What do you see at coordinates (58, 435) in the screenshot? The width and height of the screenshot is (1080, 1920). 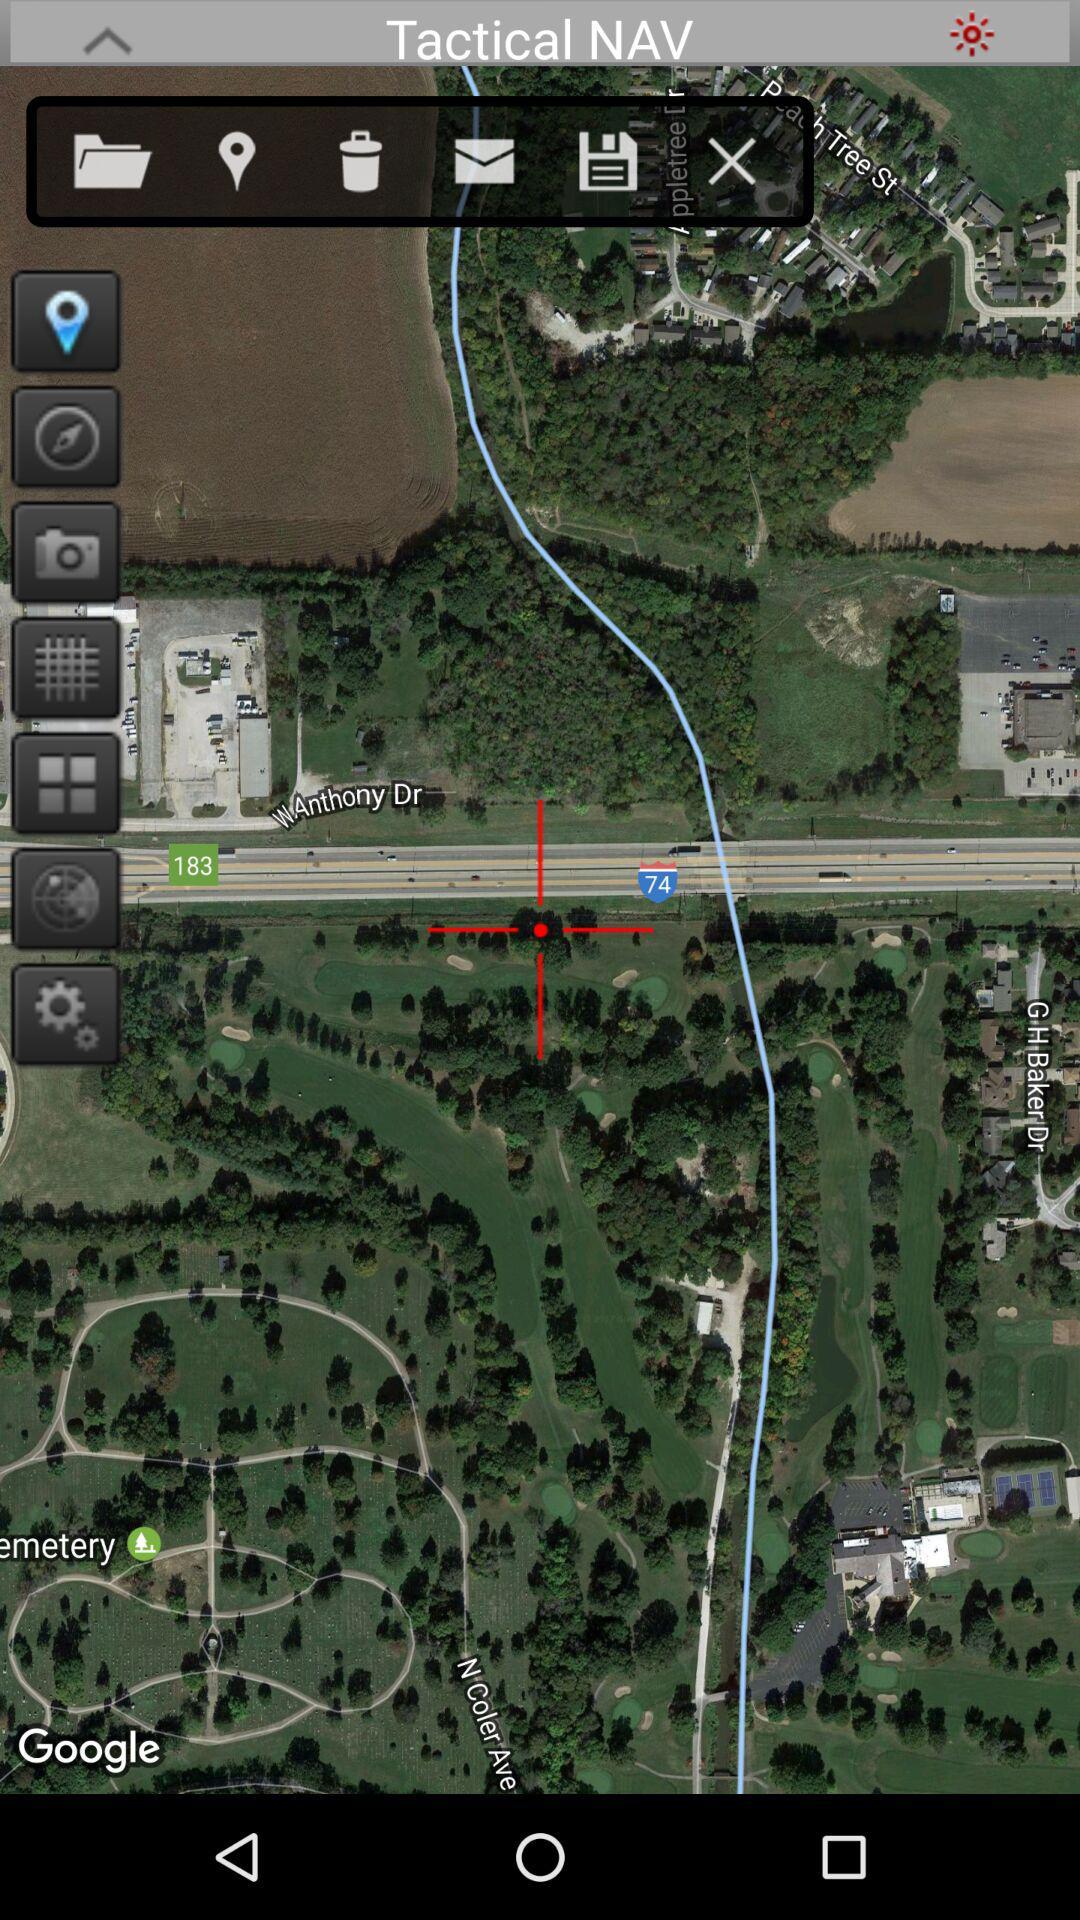 I see `compass` at bounding box center [58, 435].